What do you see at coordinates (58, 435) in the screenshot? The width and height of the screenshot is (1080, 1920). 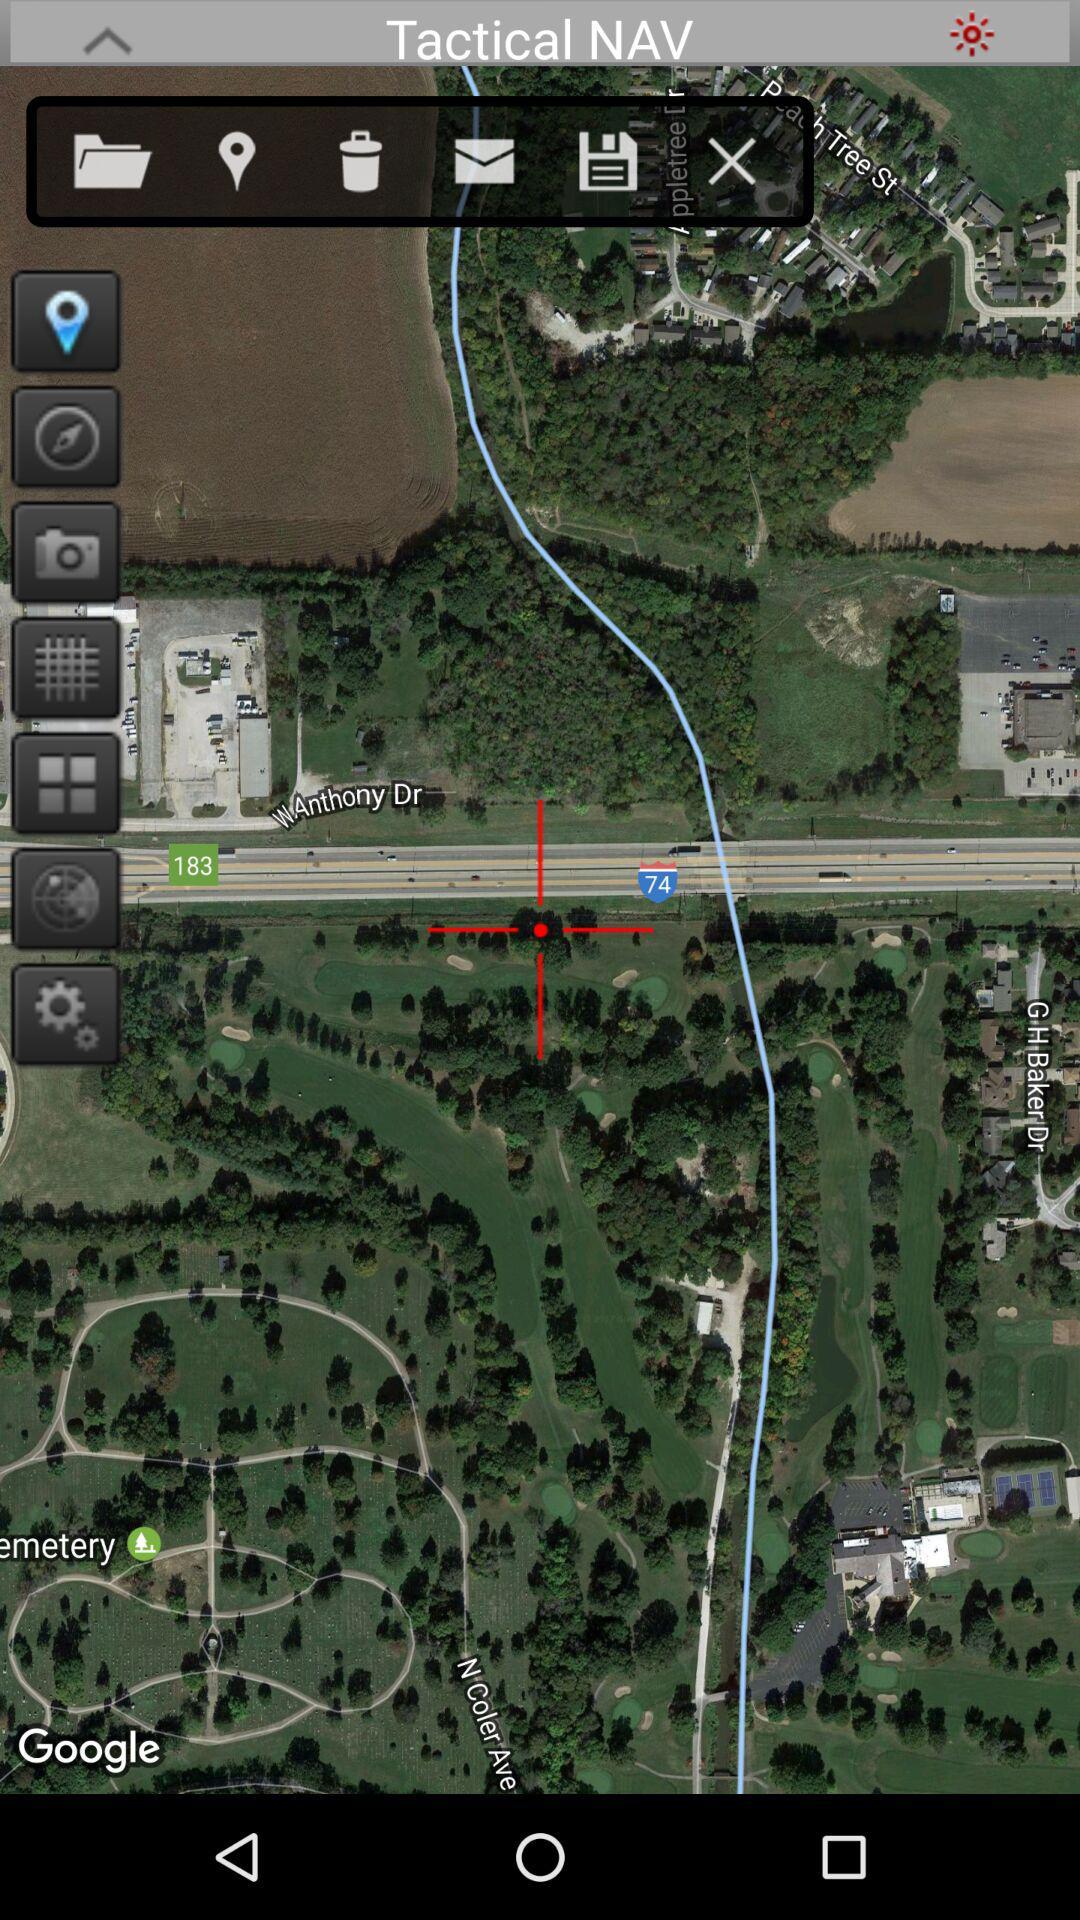 I see `compass` at bounding box center [58, 435].